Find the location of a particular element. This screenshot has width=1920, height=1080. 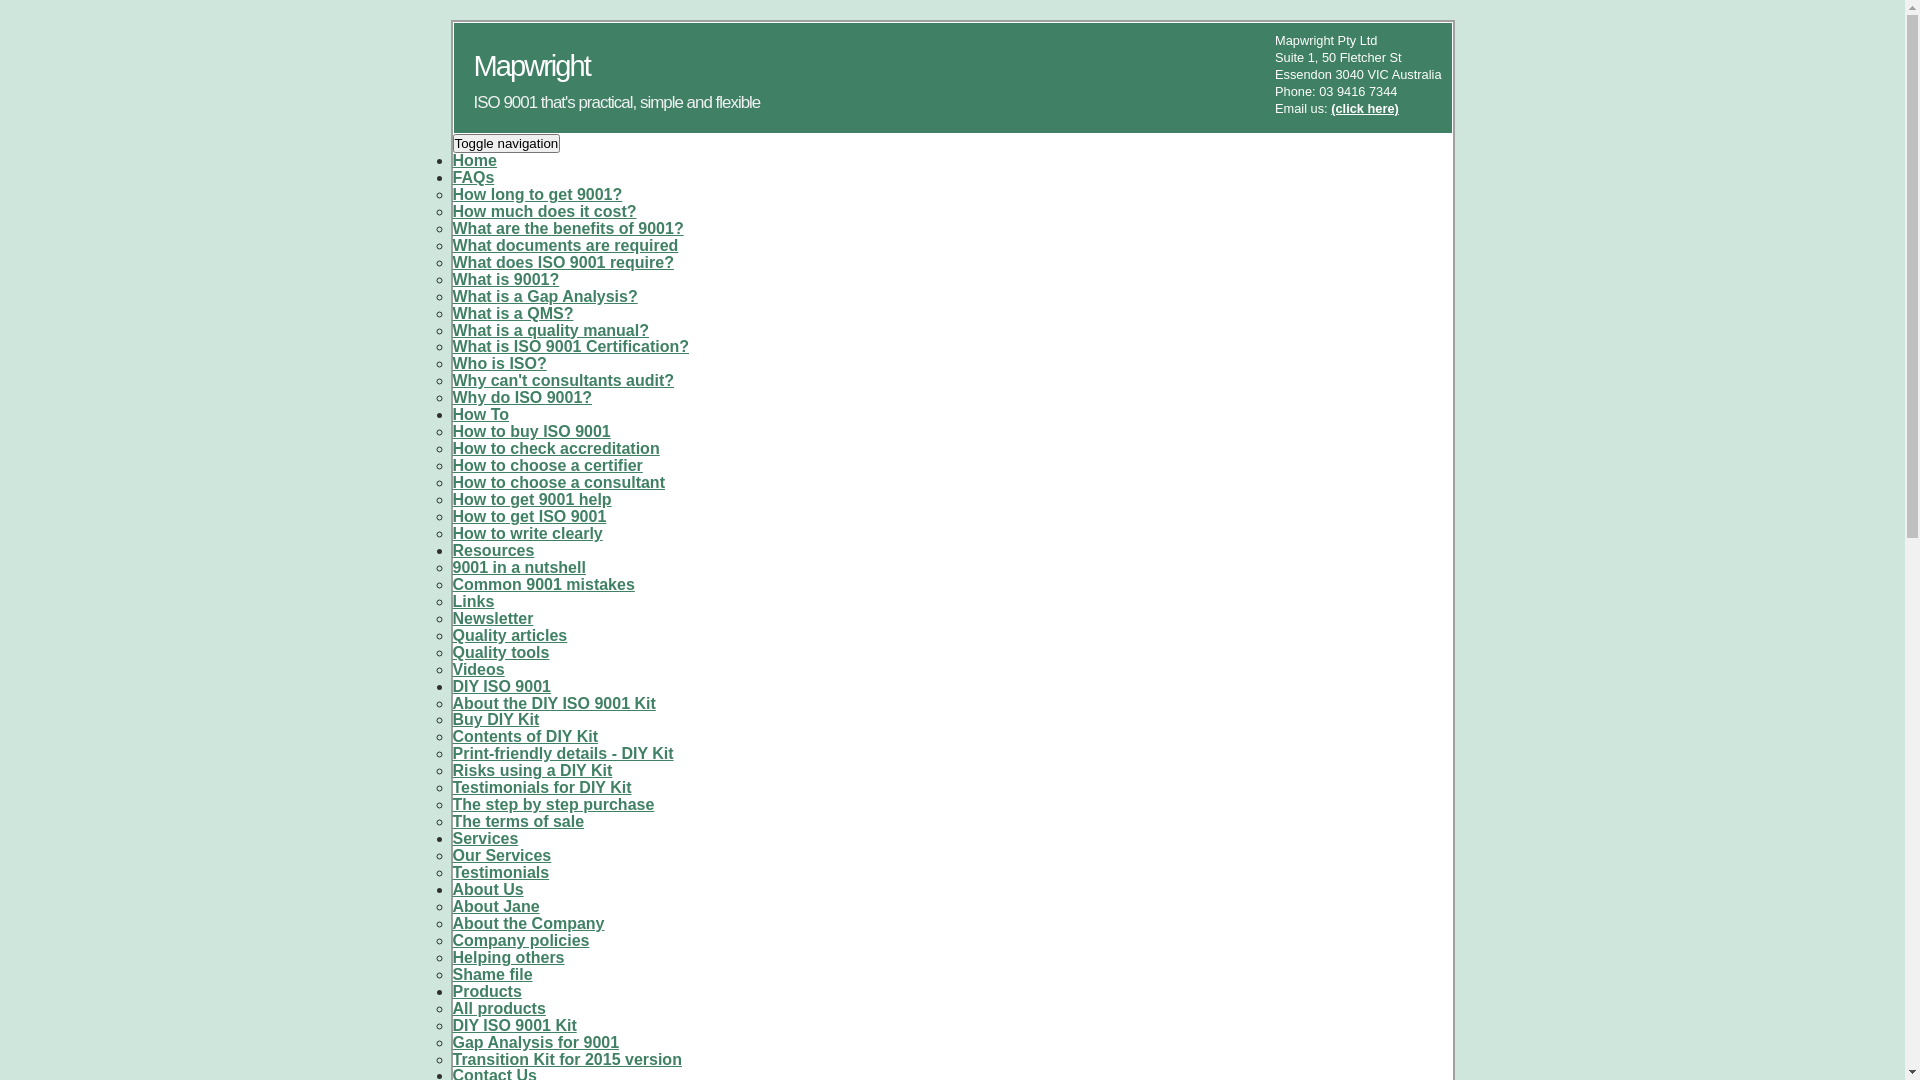

'(click here)' is located at coordinates (1363, 108).